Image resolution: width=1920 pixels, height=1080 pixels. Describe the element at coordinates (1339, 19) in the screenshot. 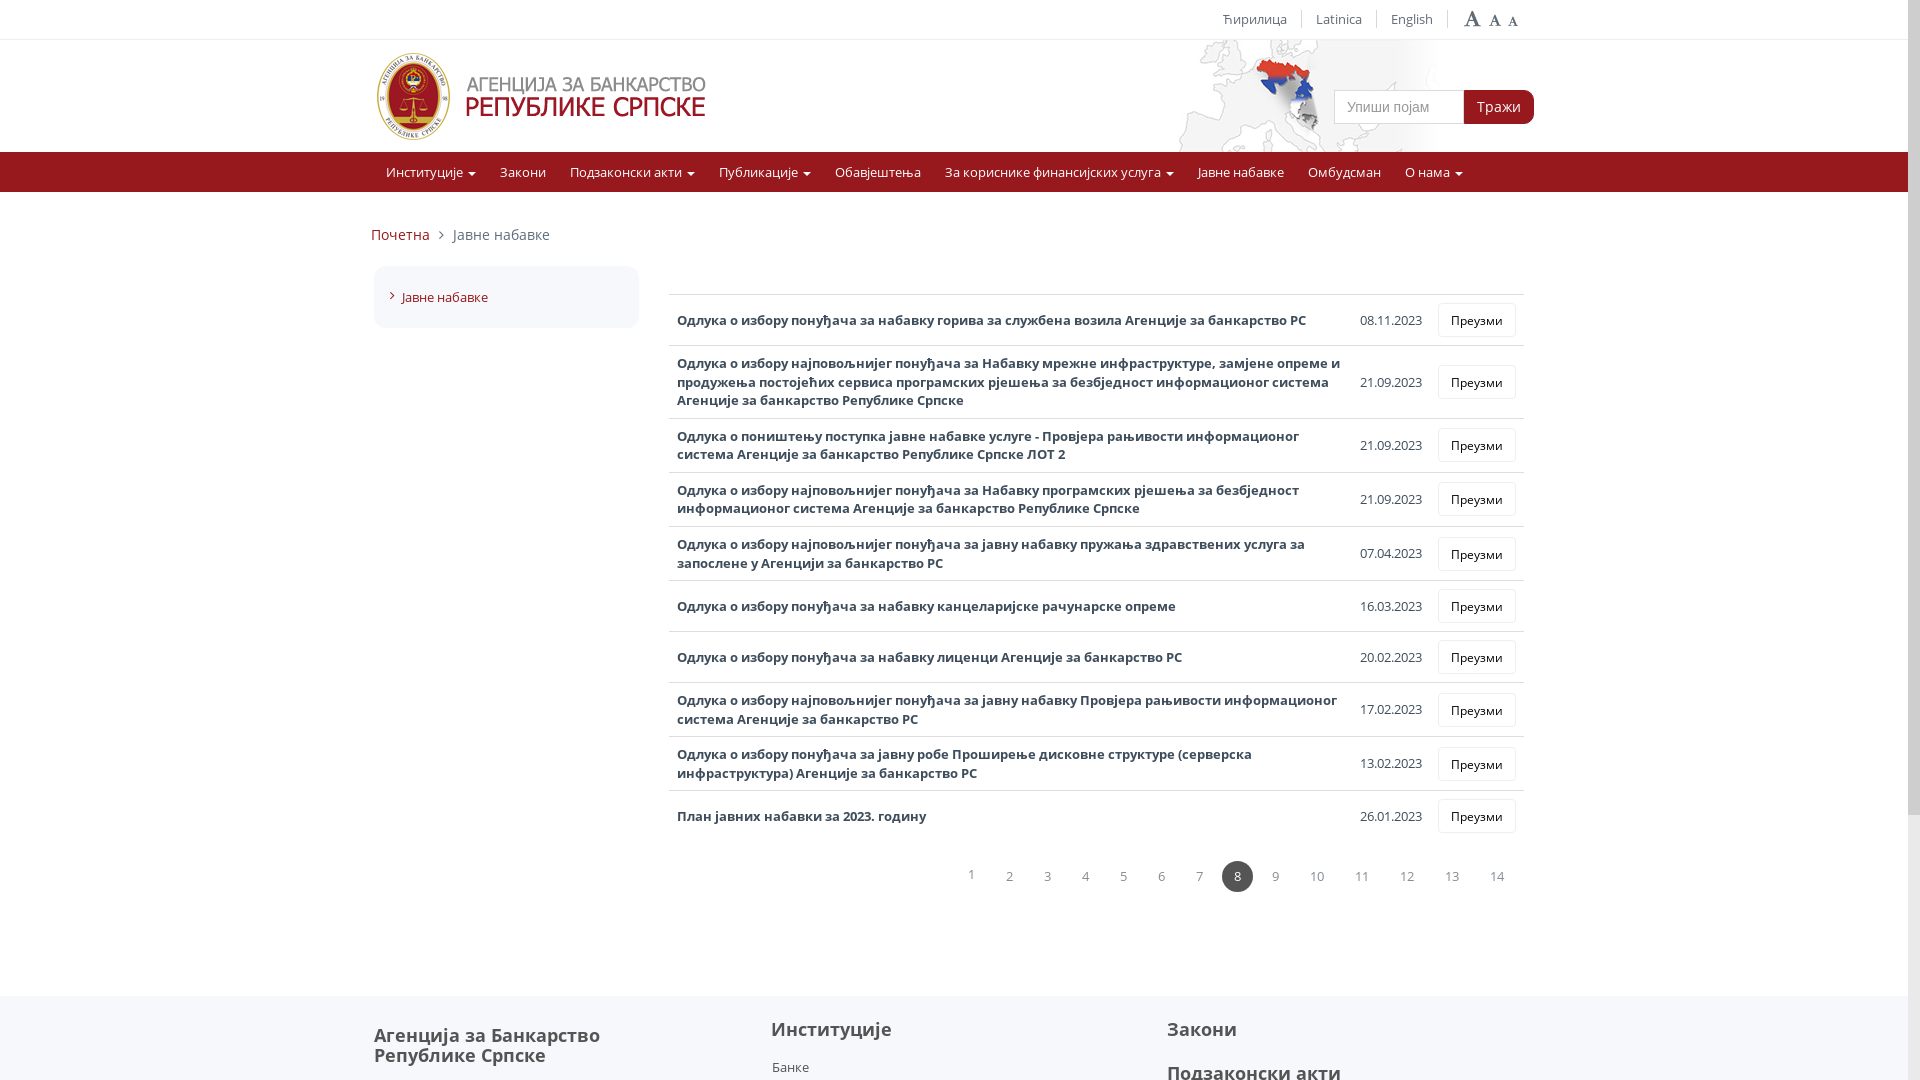

I see `'Latinica'` at that location.